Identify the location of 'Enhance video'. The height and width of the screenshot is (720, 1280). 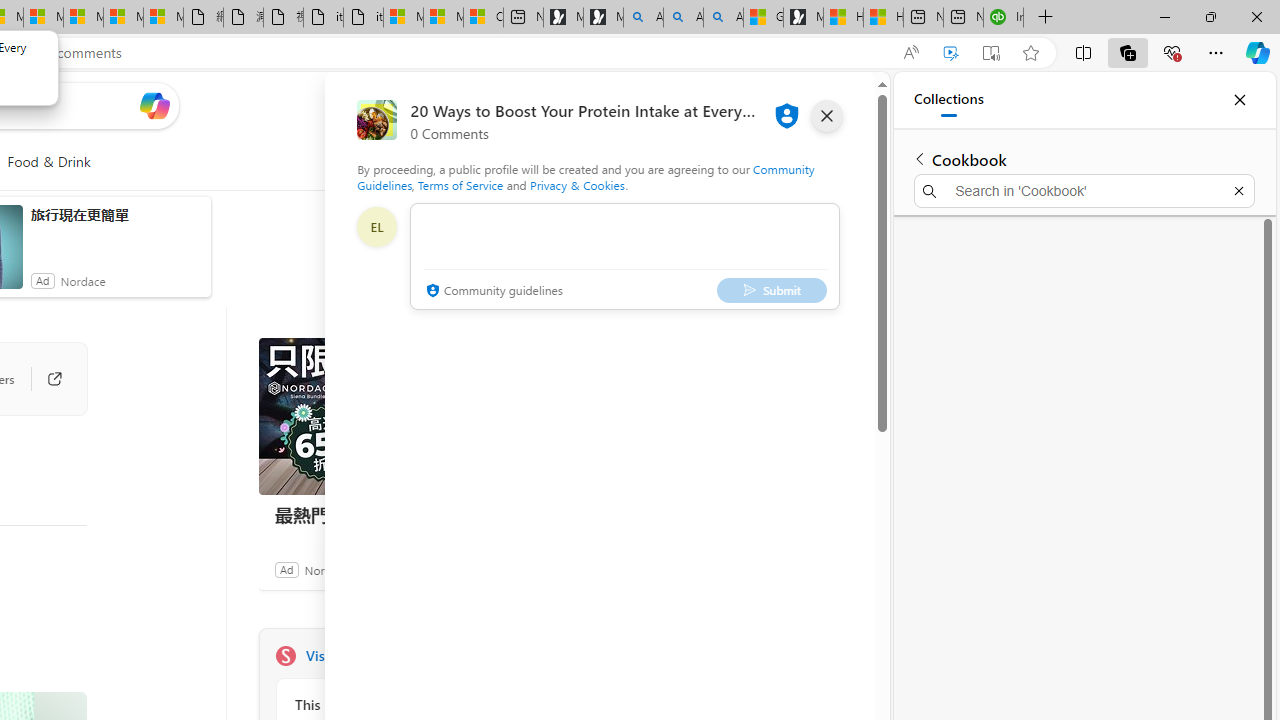
(950, 52).